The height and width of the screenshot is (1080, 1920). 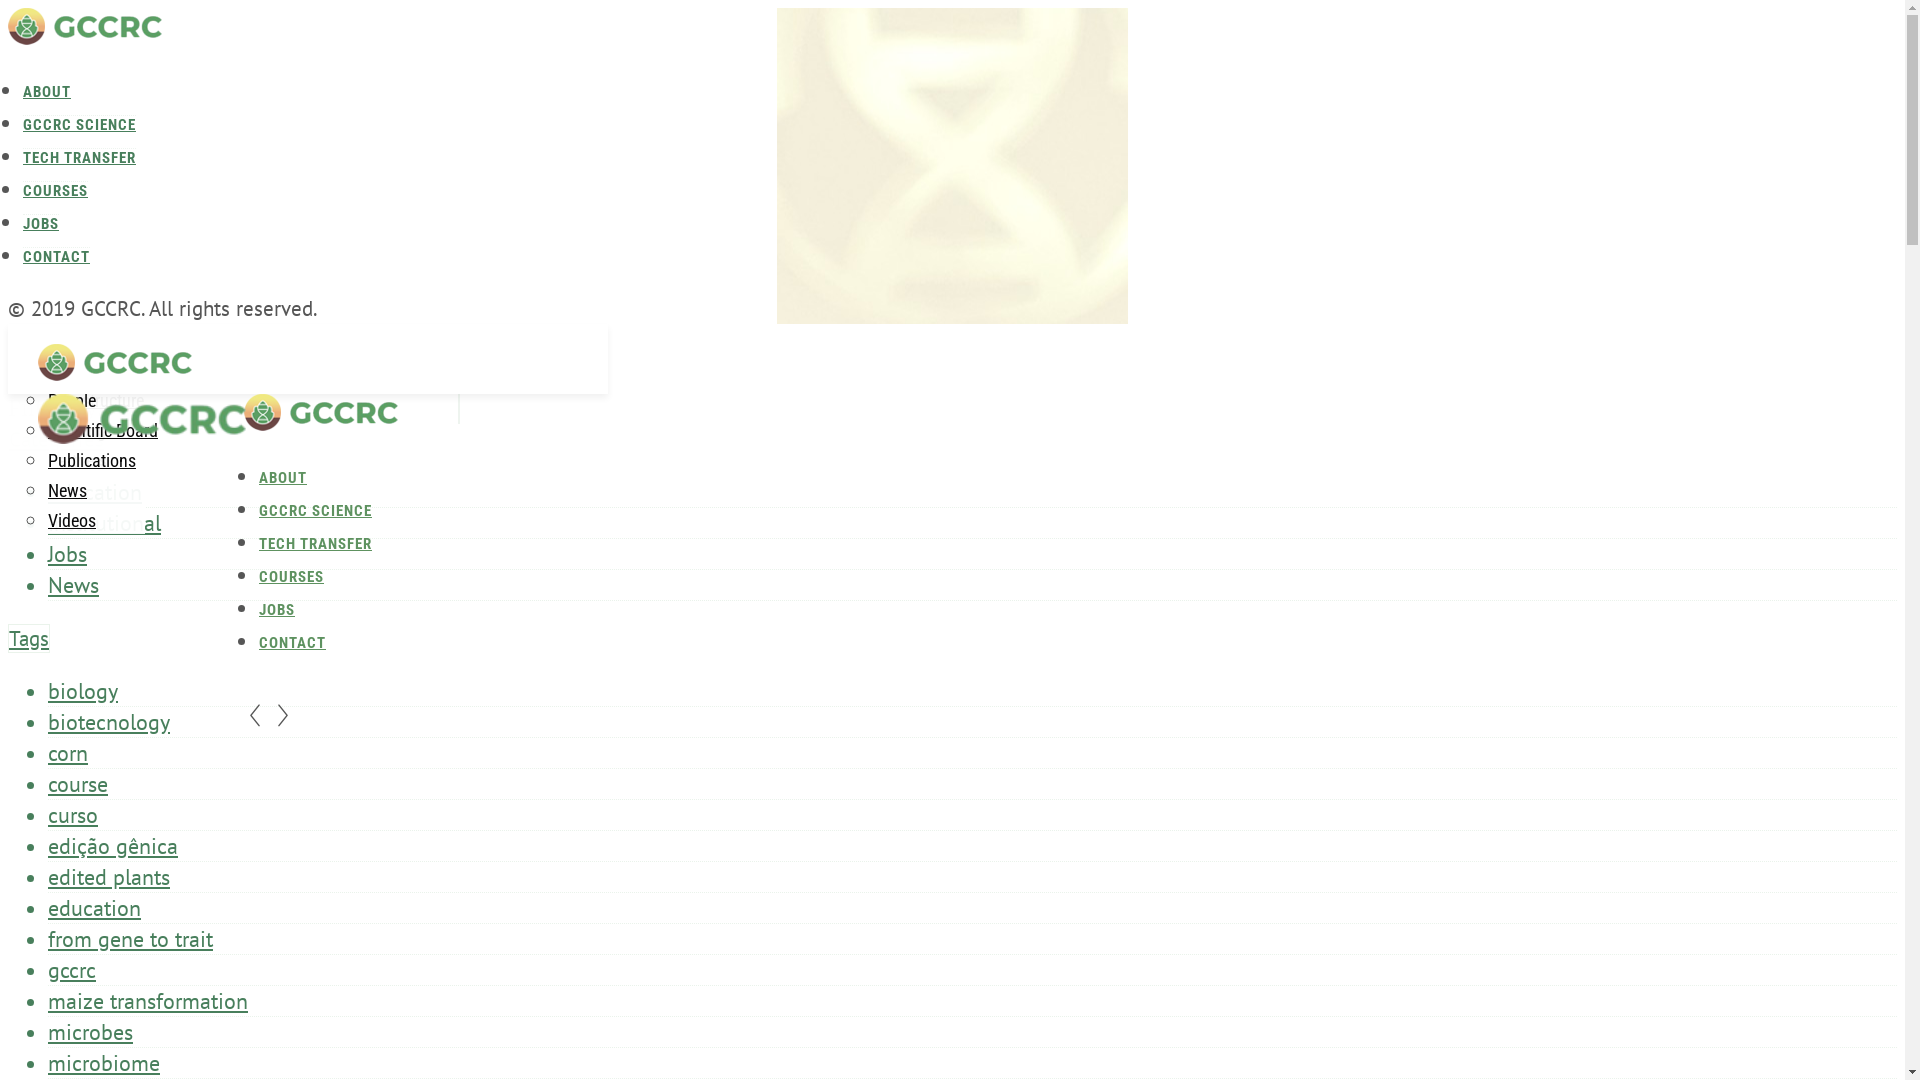 What do you see at coordinates (48, 782) in the screenshot?
I see `'course'` at bounding box center [48, 782].